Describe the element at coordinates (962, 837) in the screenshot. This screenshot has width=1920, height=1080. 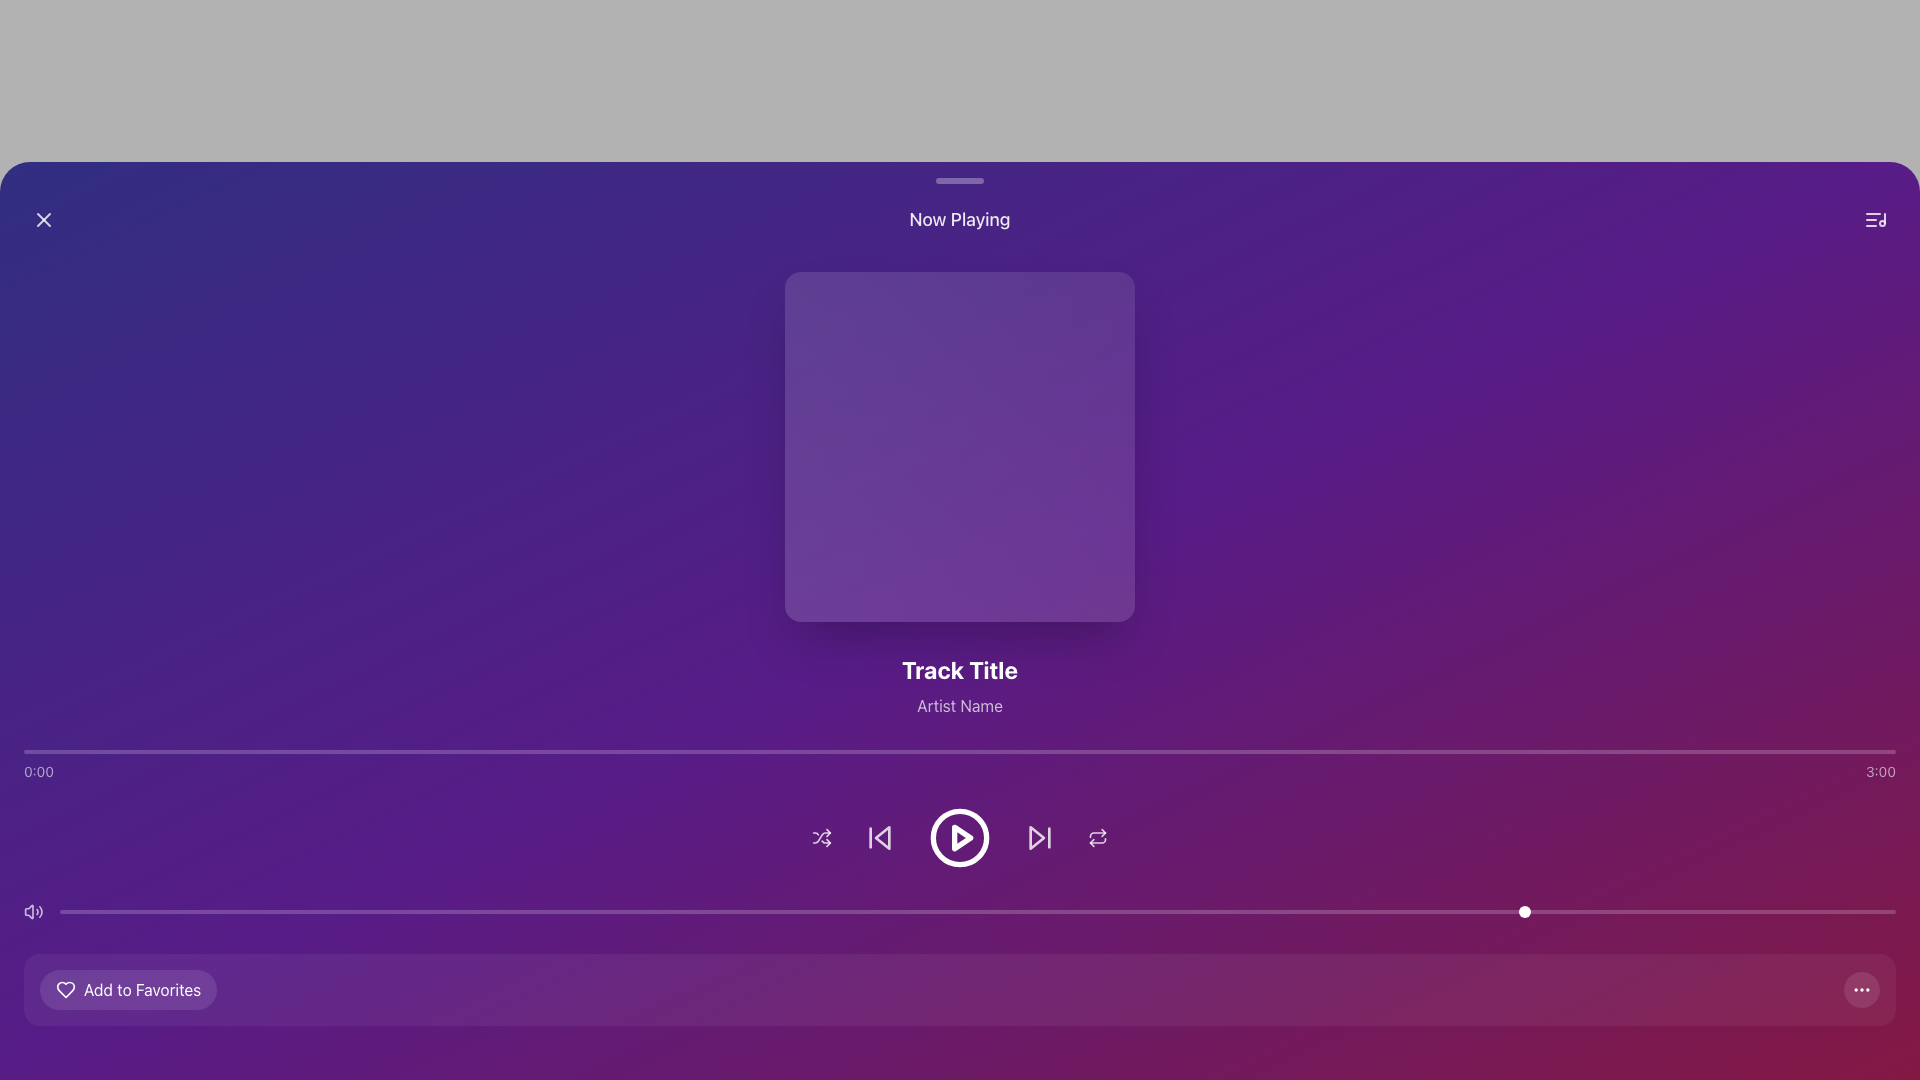
I see `the decorative play indicator icon within the circular play button located` at that location.